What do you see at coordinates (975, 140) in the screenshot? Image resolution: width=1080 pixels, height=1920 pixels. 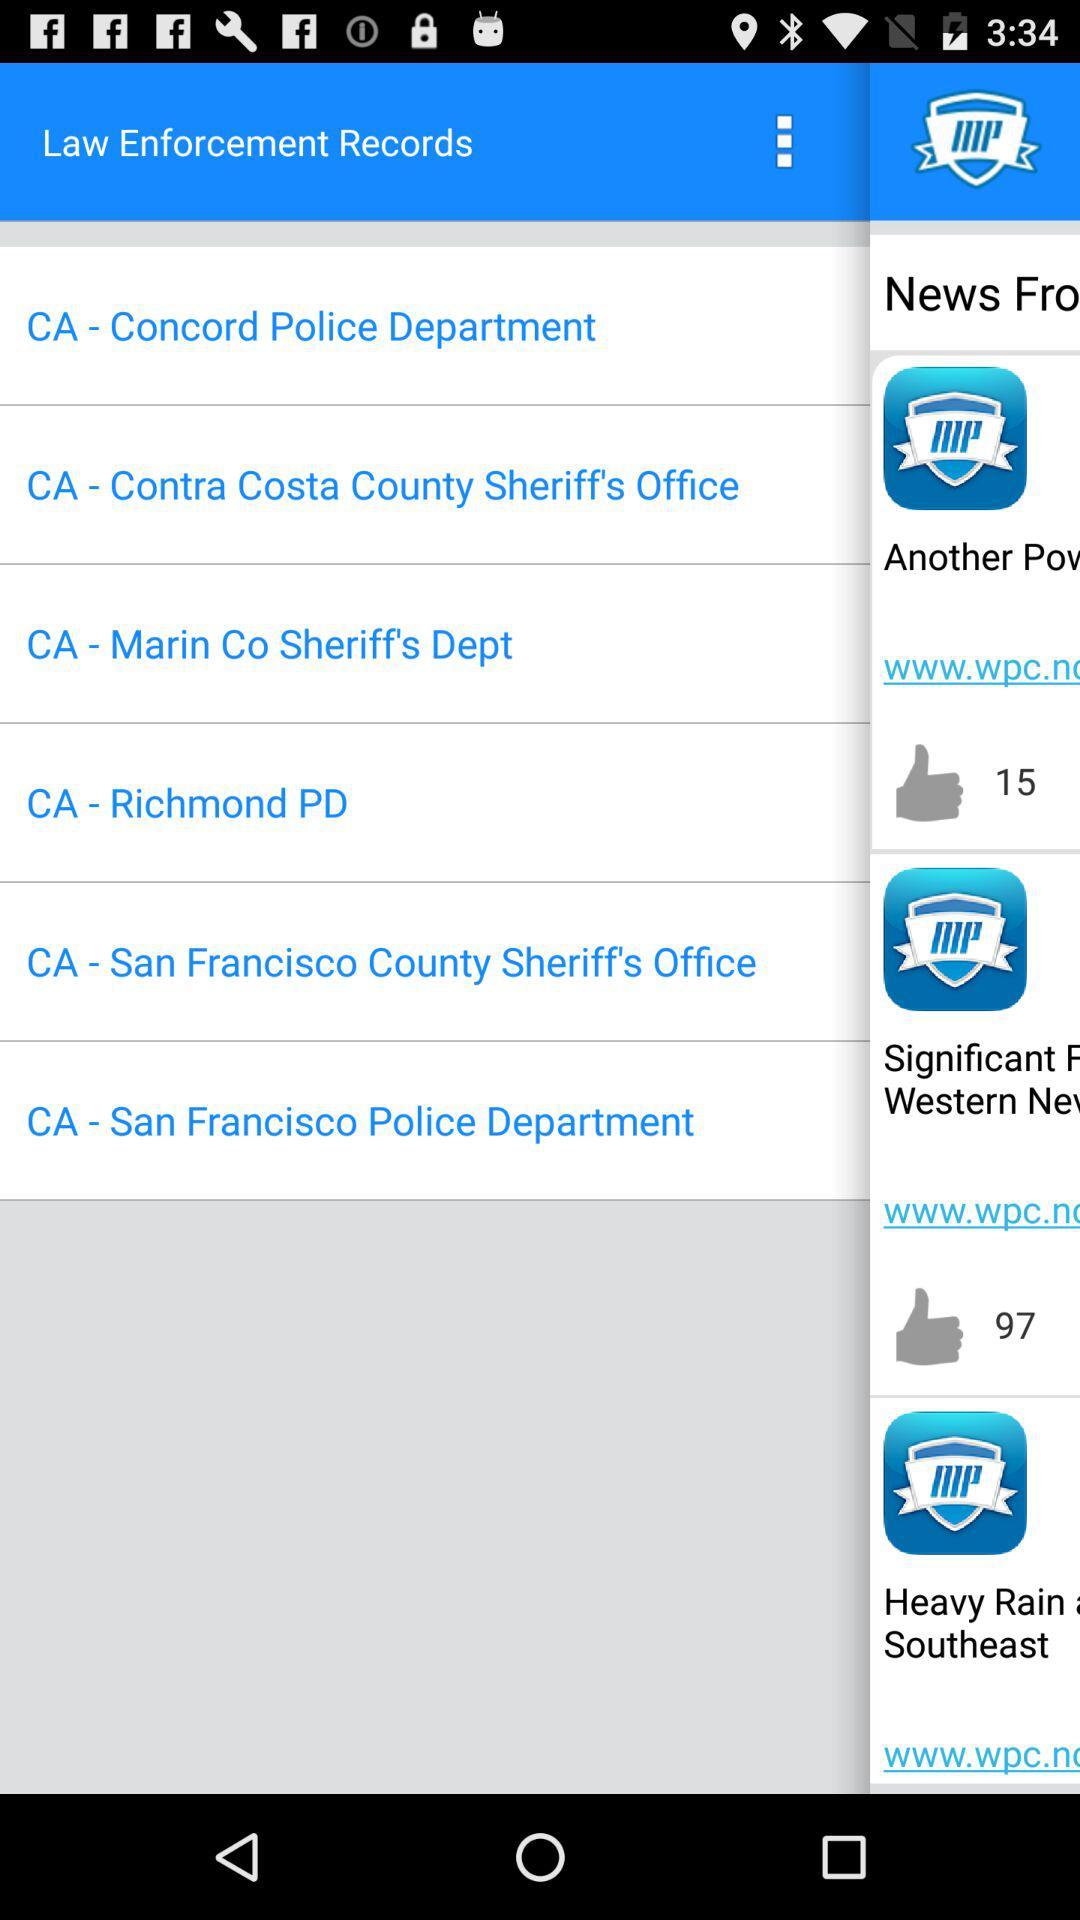 I see `icon above news from icon` at bounding box center [975, 140].